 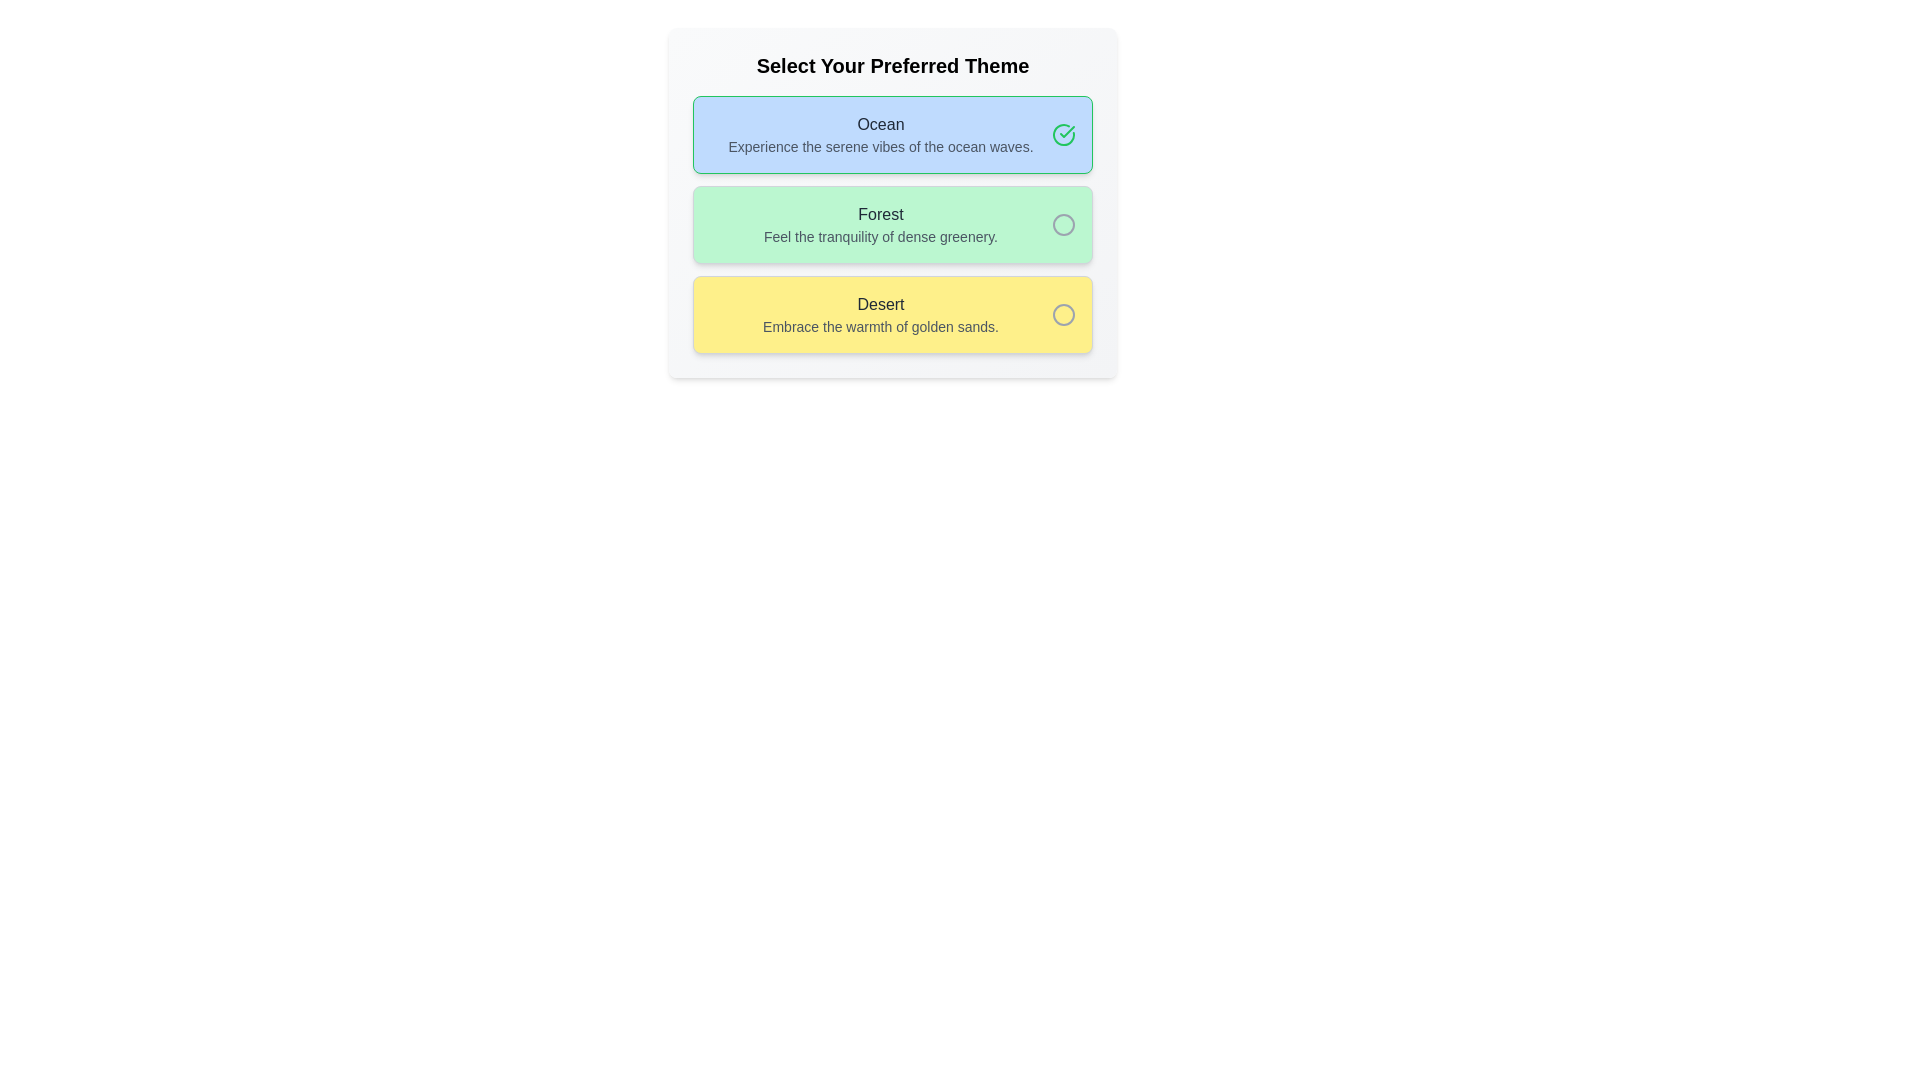 I want to click on the text element 'Ocean' which is styled with a medium-weight font and gray color, located in the upper section of a light blue rectangular card, so click(x=880, y=124).